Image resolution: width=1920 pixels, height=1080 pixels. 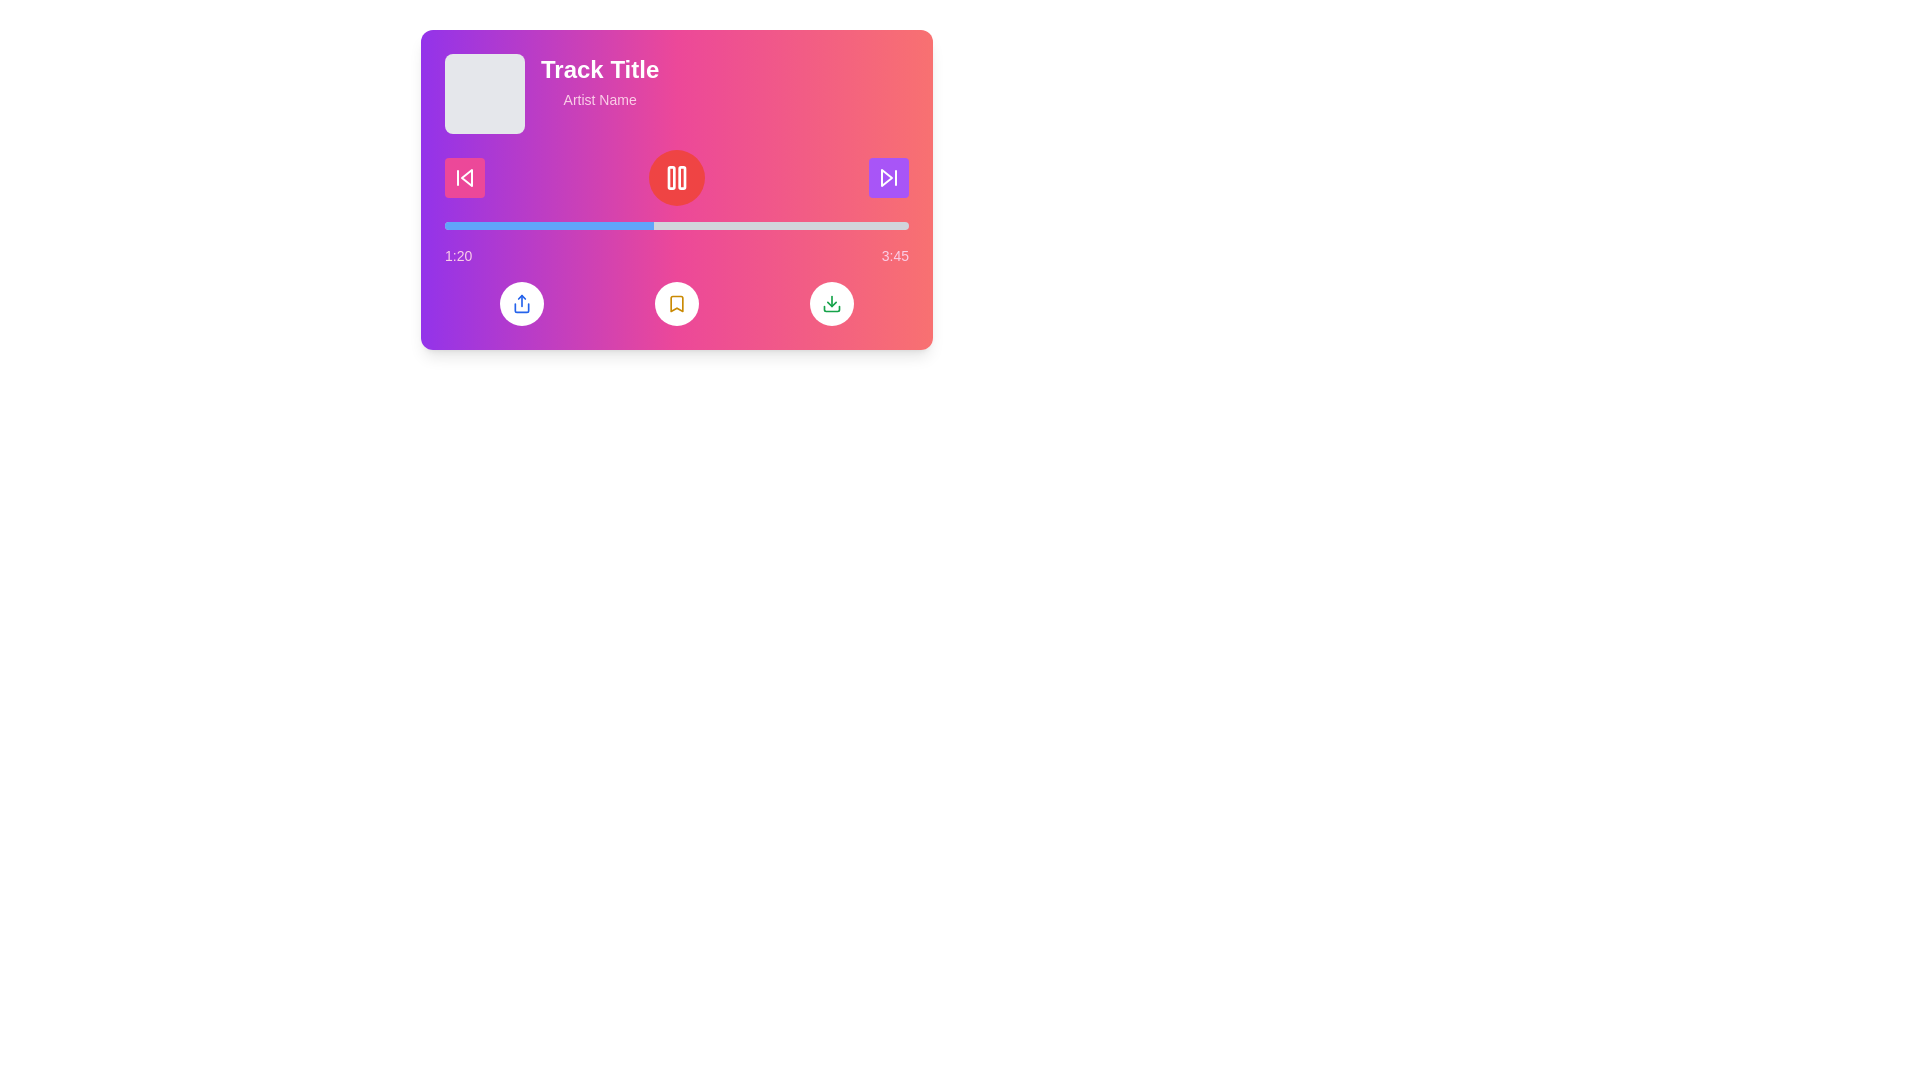 I want to click on the skip-back button, which is an icon with a triangle pointing left and a vertical line, outlined in white on a vibrant pink background, positioned to the left of the circular pause button, so click(x=464, y=176).